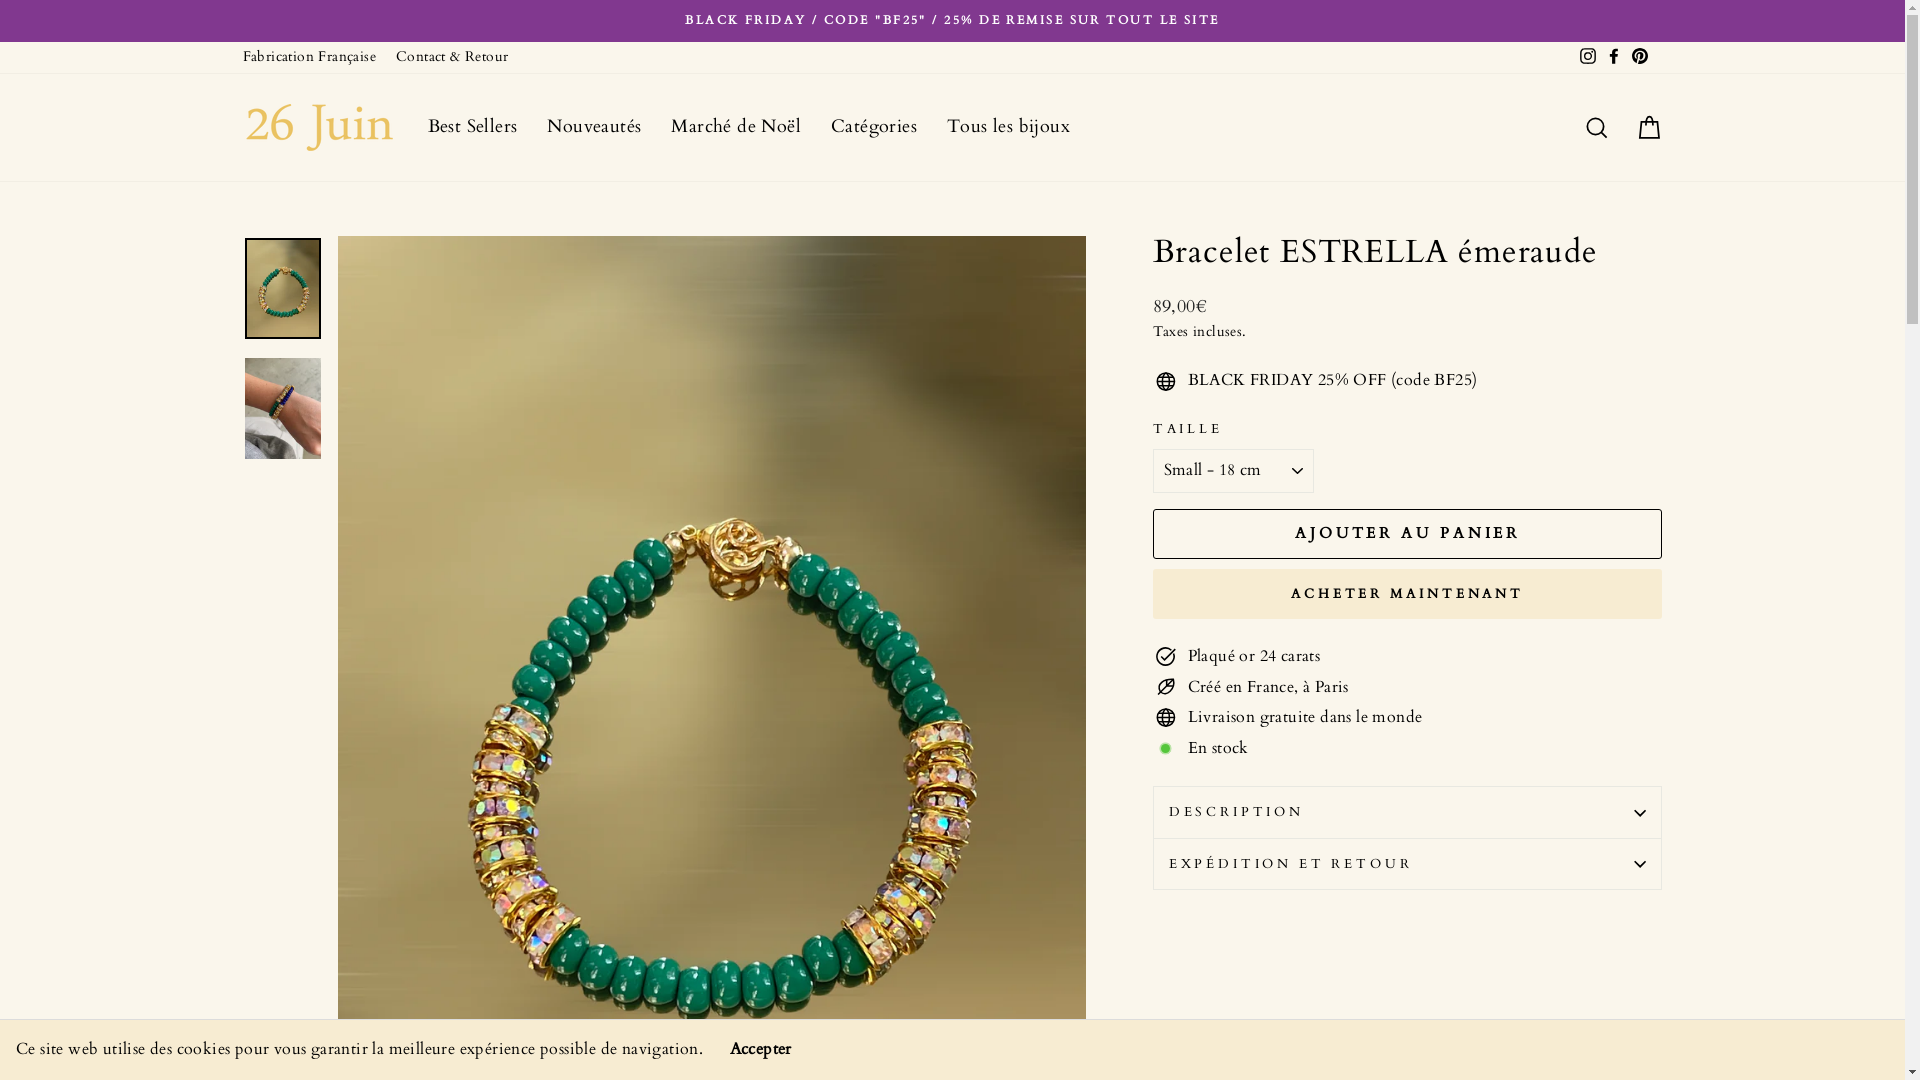  I want to click on 'Rechercher', so click(1595, 127).